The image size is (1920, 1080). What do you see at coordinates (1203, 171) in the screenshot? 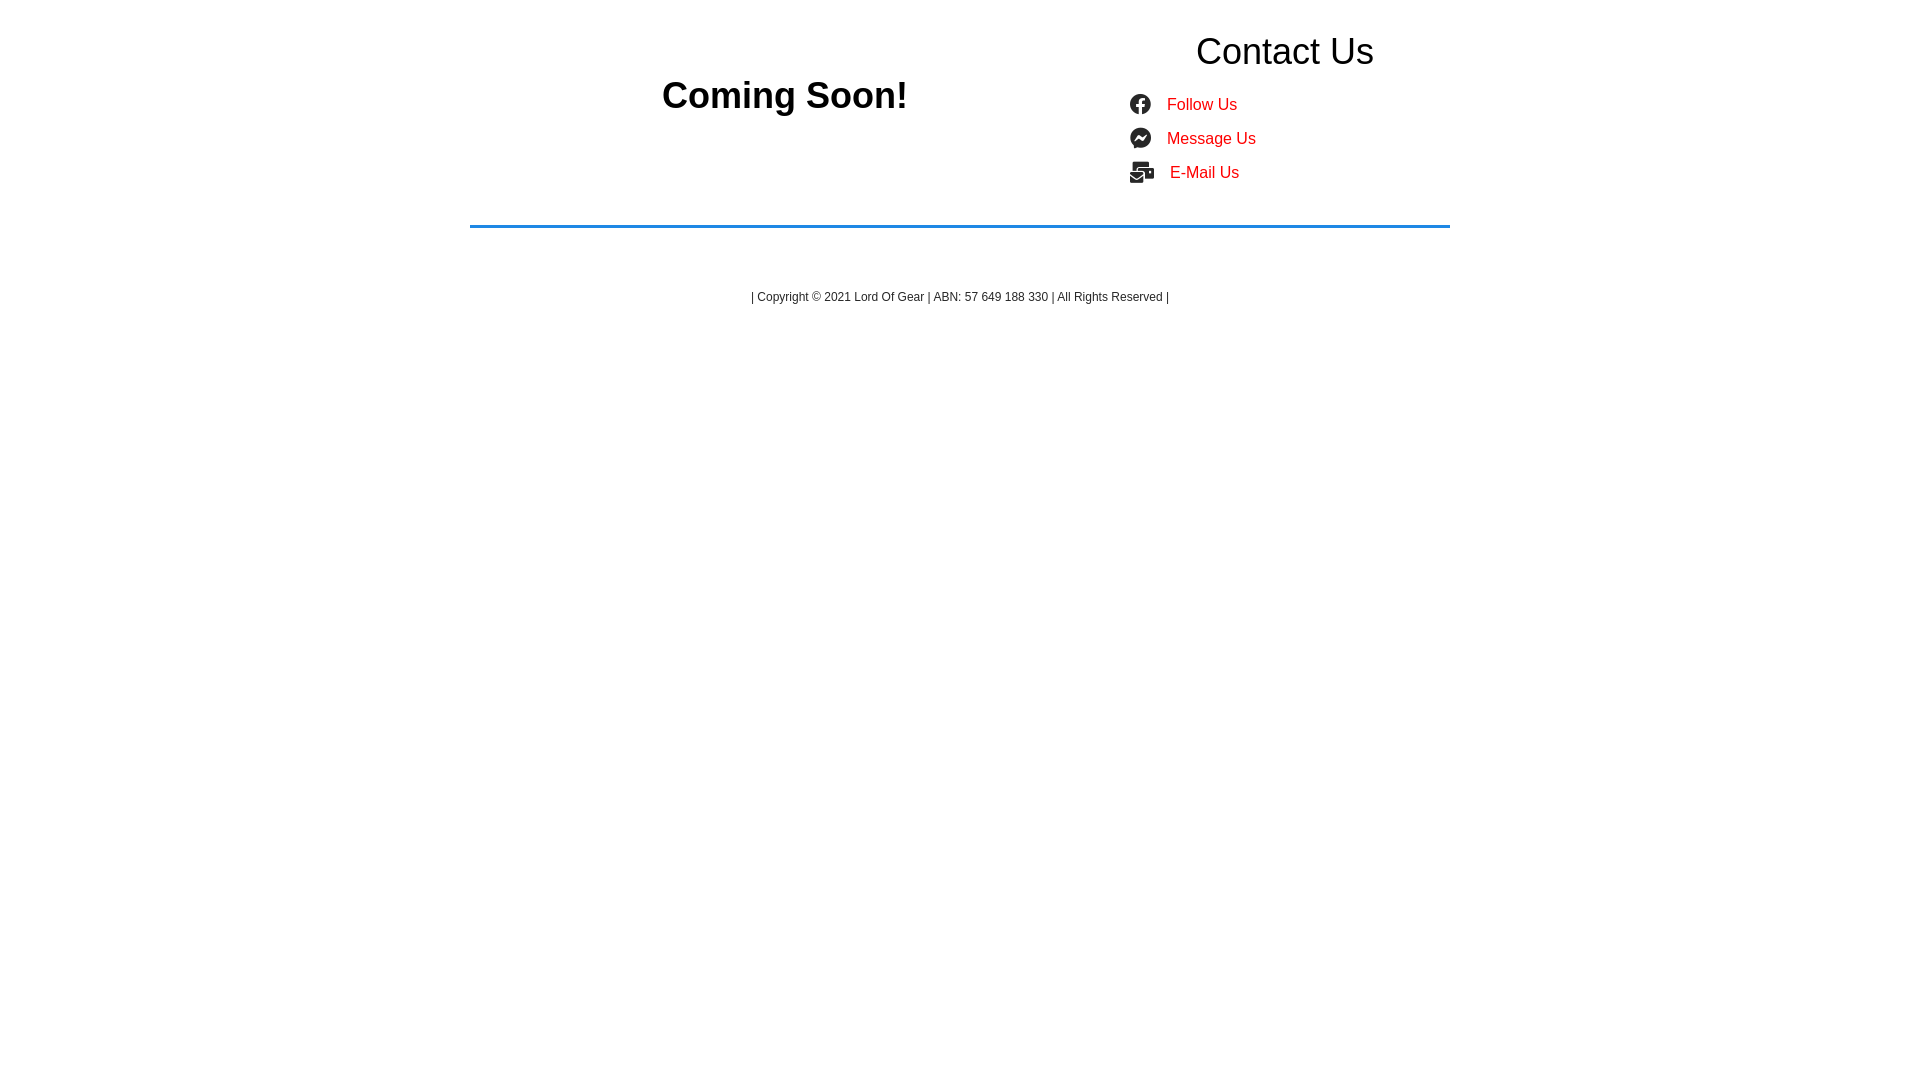
I see `'E-Mail Us'` at bounding box center [1203, 171].